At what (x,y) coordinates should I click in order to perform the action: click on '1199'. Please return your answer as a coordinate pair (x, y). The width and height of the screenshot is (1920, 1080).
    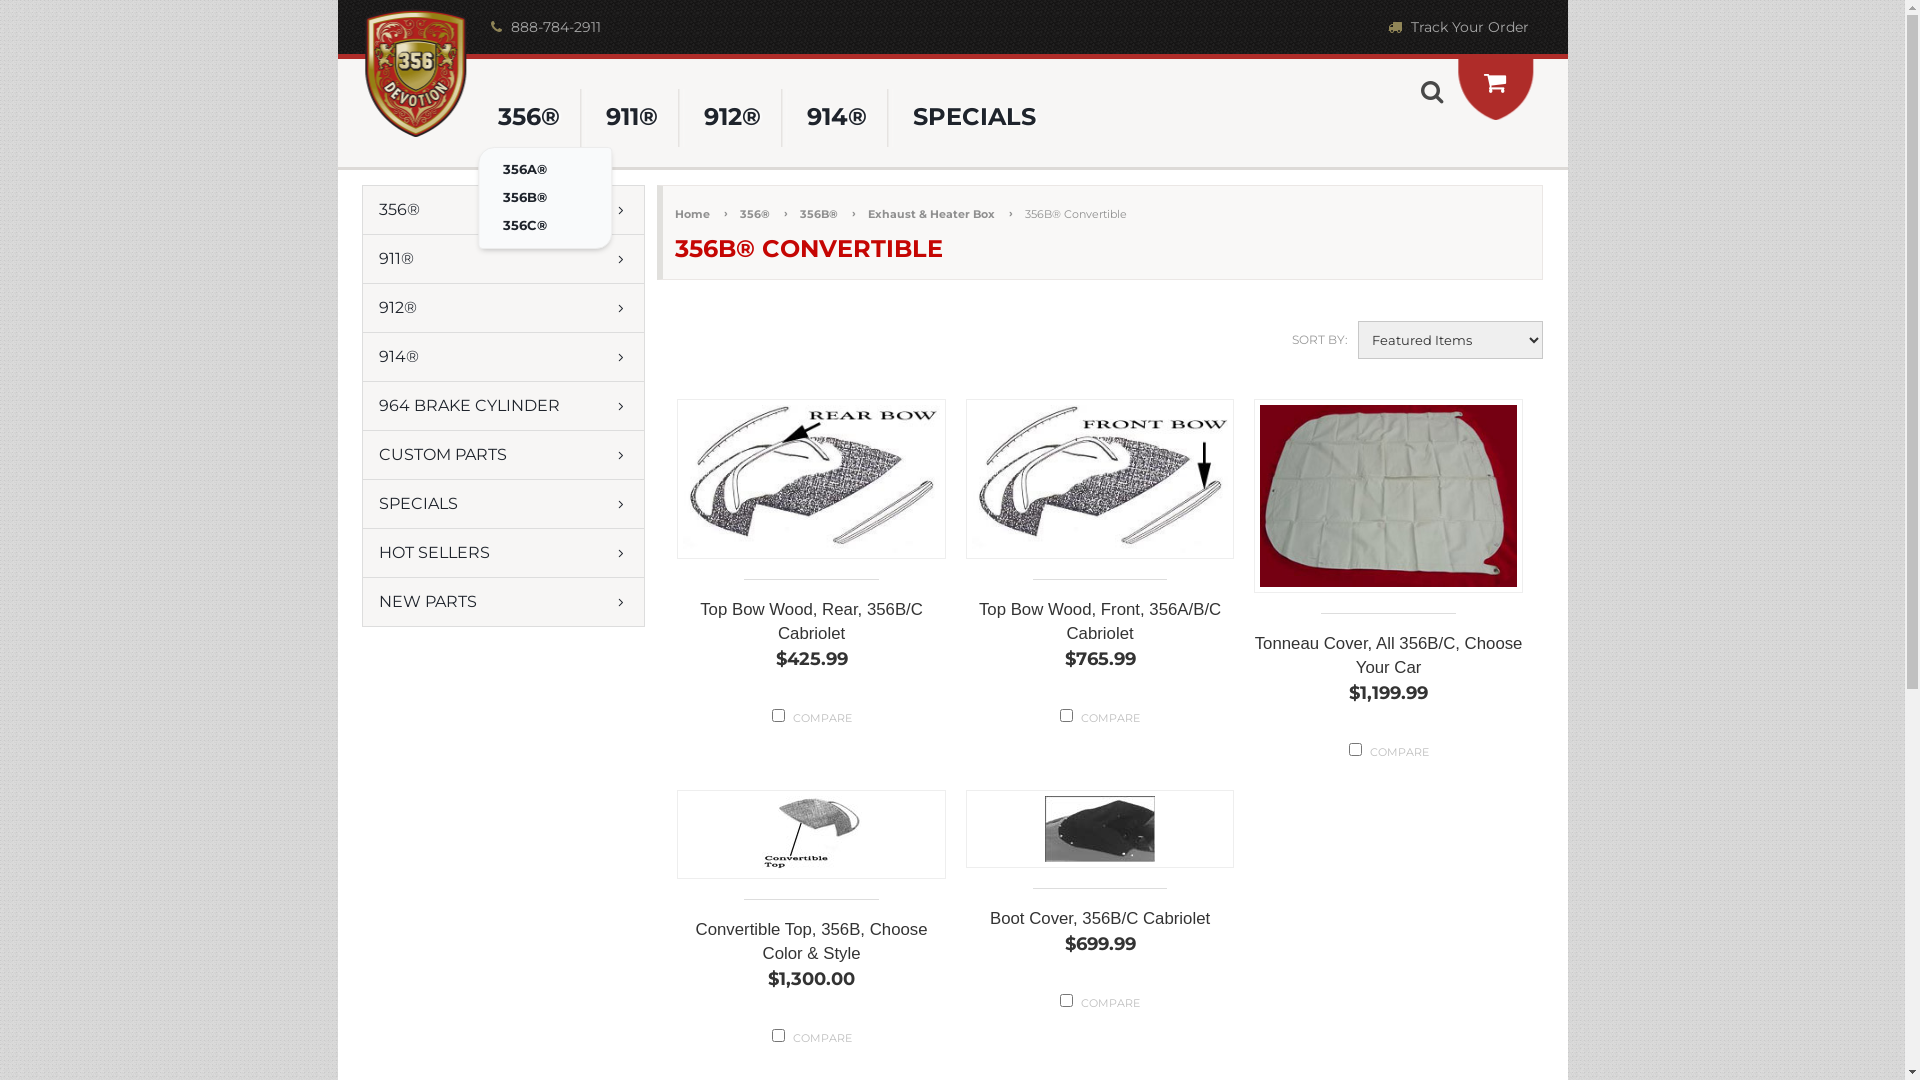
    Looking at the image, I should click on (777, 1035).